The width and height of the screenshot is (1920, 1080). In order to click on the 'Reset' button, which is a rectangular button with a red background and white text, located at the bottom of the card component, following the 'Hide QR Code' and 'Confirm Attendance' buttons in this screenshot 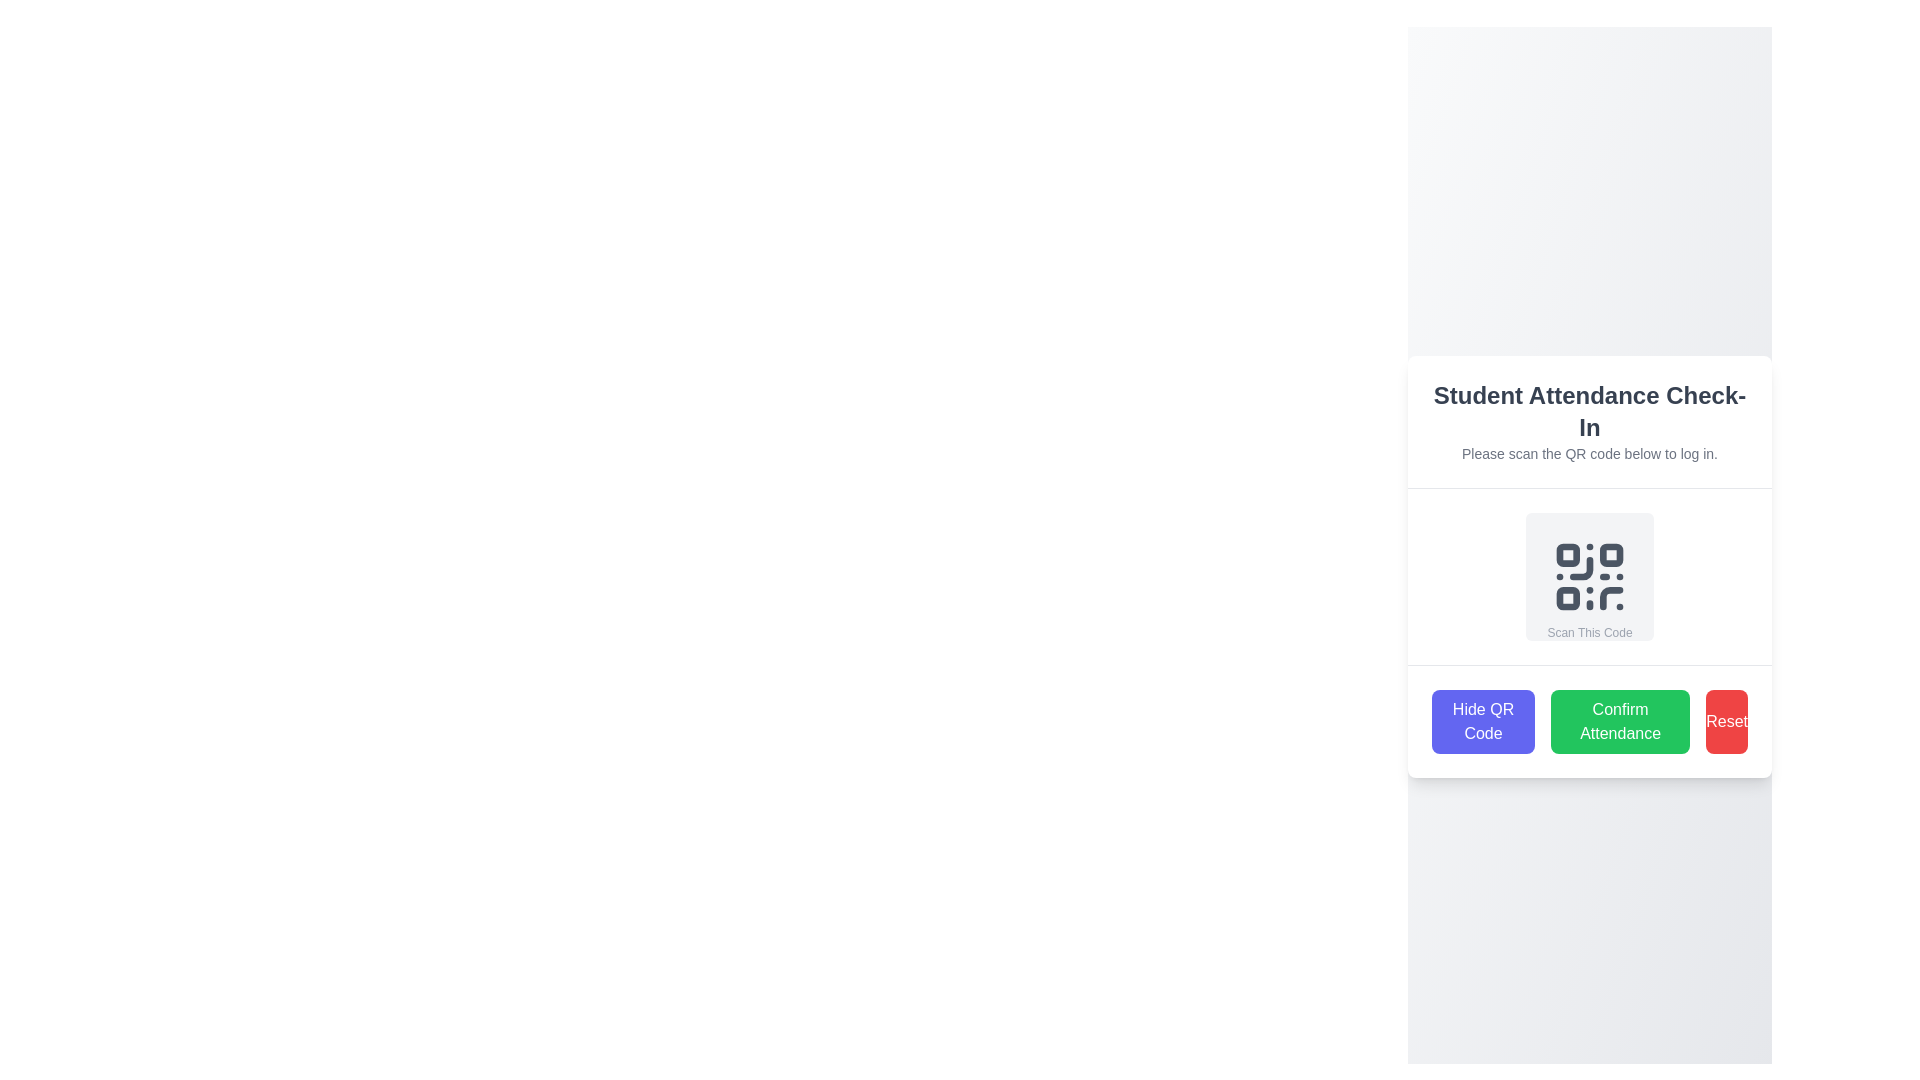, I will do `click(1726, 721)`.